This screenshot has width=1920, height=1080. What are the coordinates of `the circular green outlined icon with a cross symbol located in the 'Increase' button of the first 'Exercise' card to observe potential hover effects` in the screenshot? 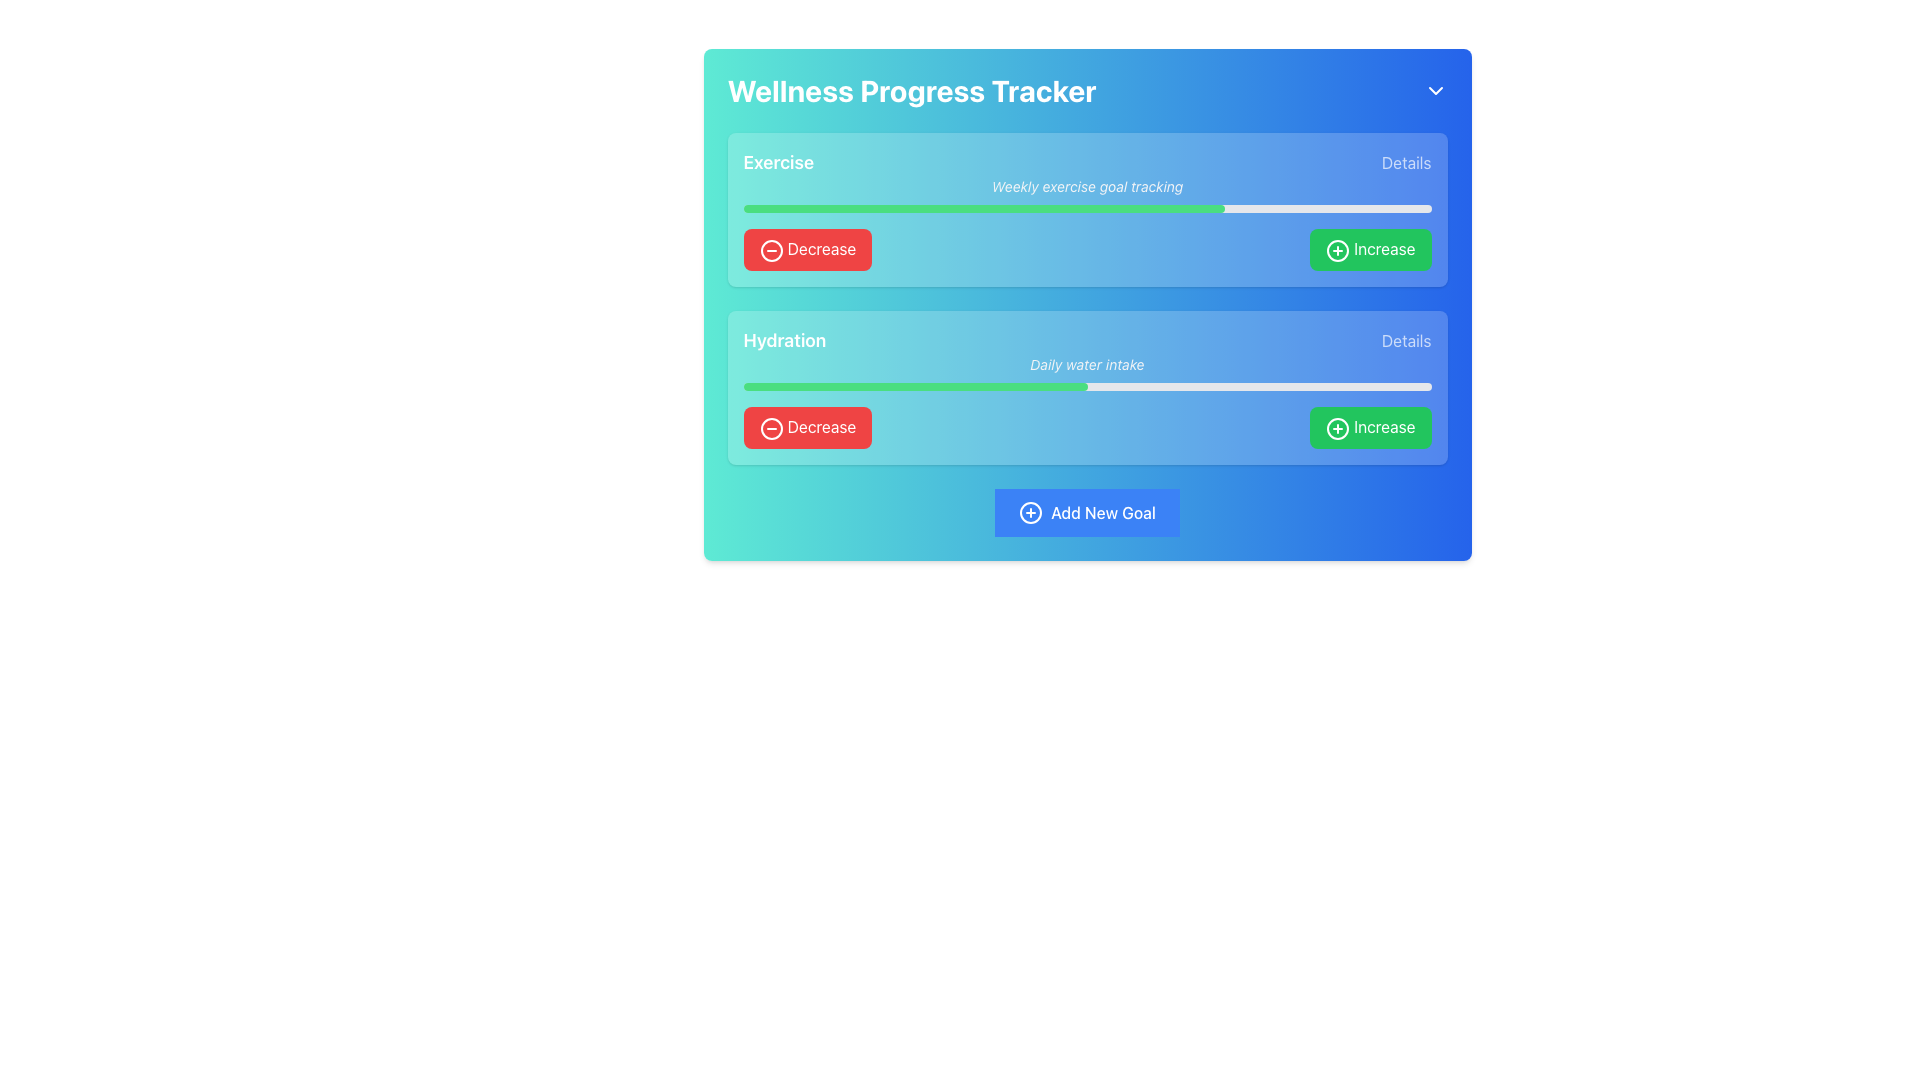 It's located at (1337, 249).